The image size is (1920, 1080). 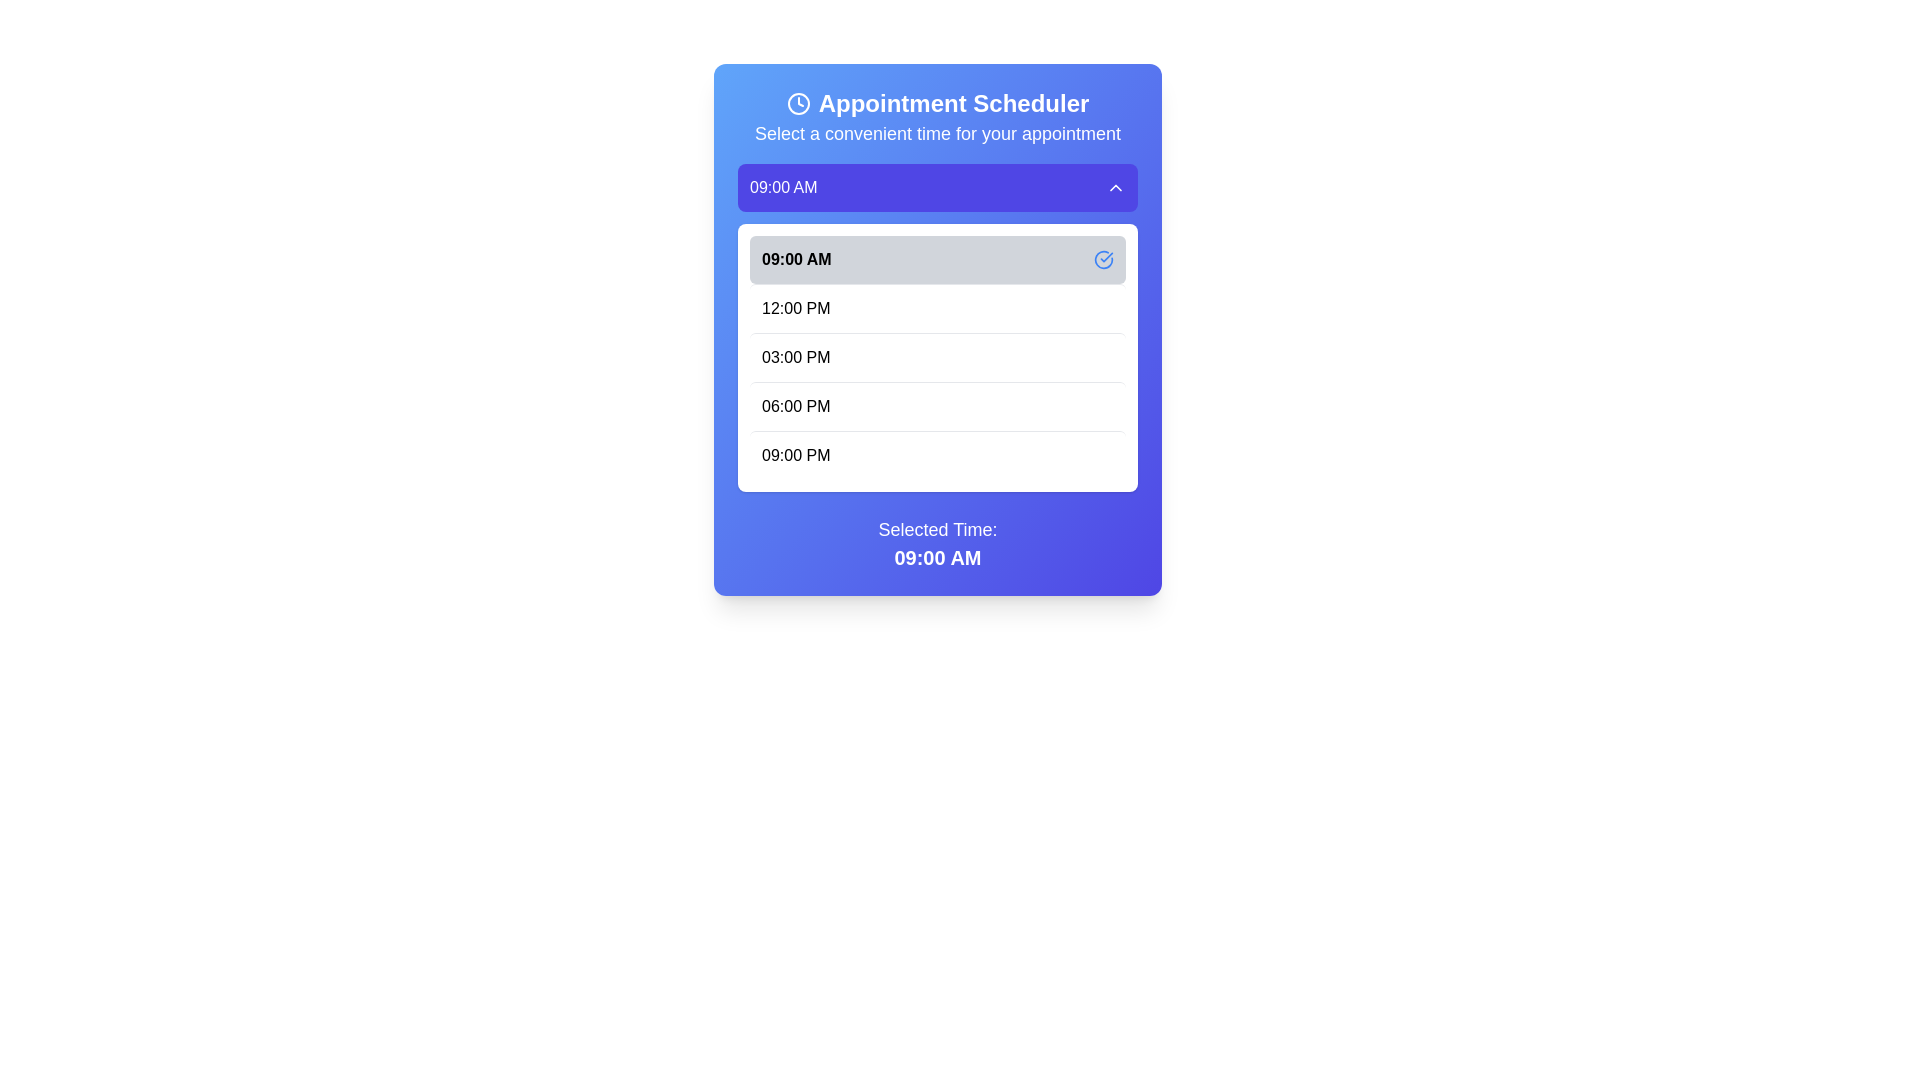 What do you see at coordinates (936, 528) in the screenshot?
I see `the Text Label that provides context for the user-selected time displayed beneath it, positioned above the '09:00 AM' time display` at bounding box center [936, 528].